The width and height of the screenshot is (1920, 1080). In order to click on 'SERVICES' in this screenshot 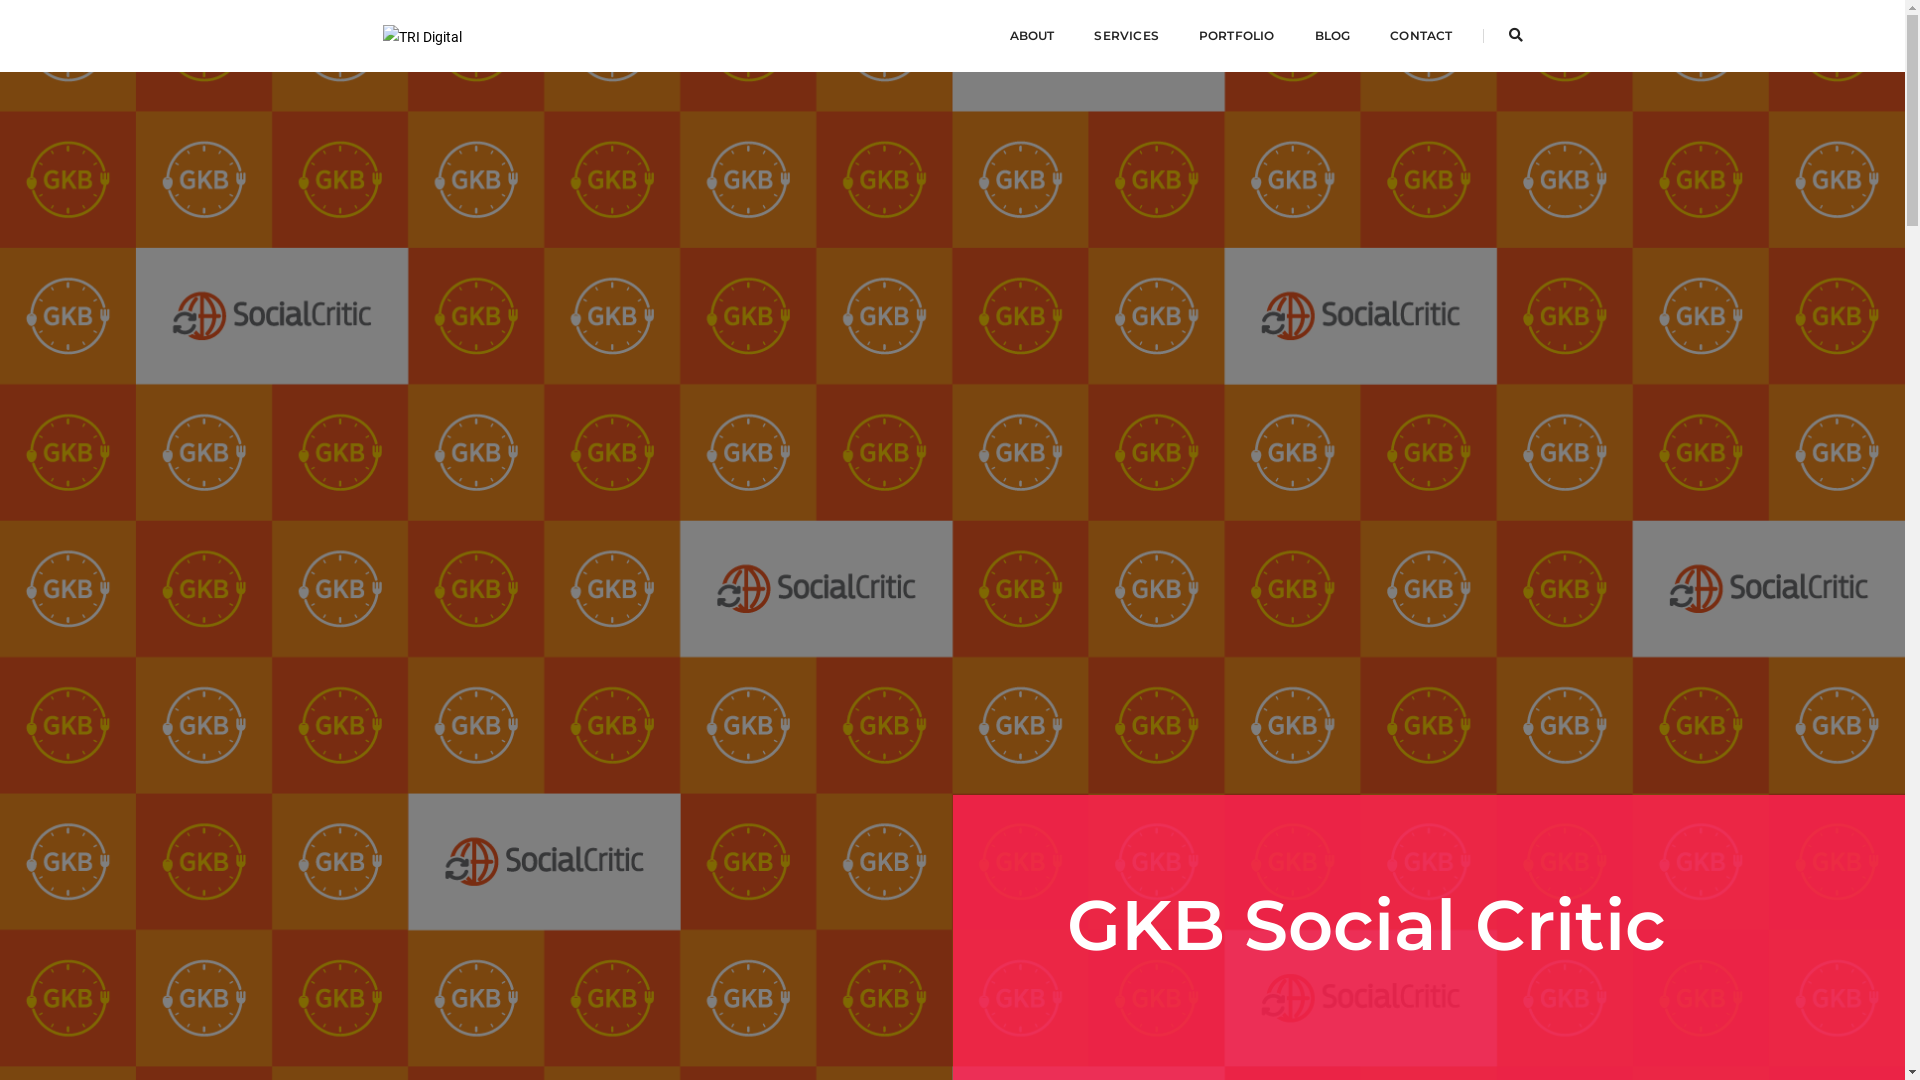, I will do `click(1126, 35)`.